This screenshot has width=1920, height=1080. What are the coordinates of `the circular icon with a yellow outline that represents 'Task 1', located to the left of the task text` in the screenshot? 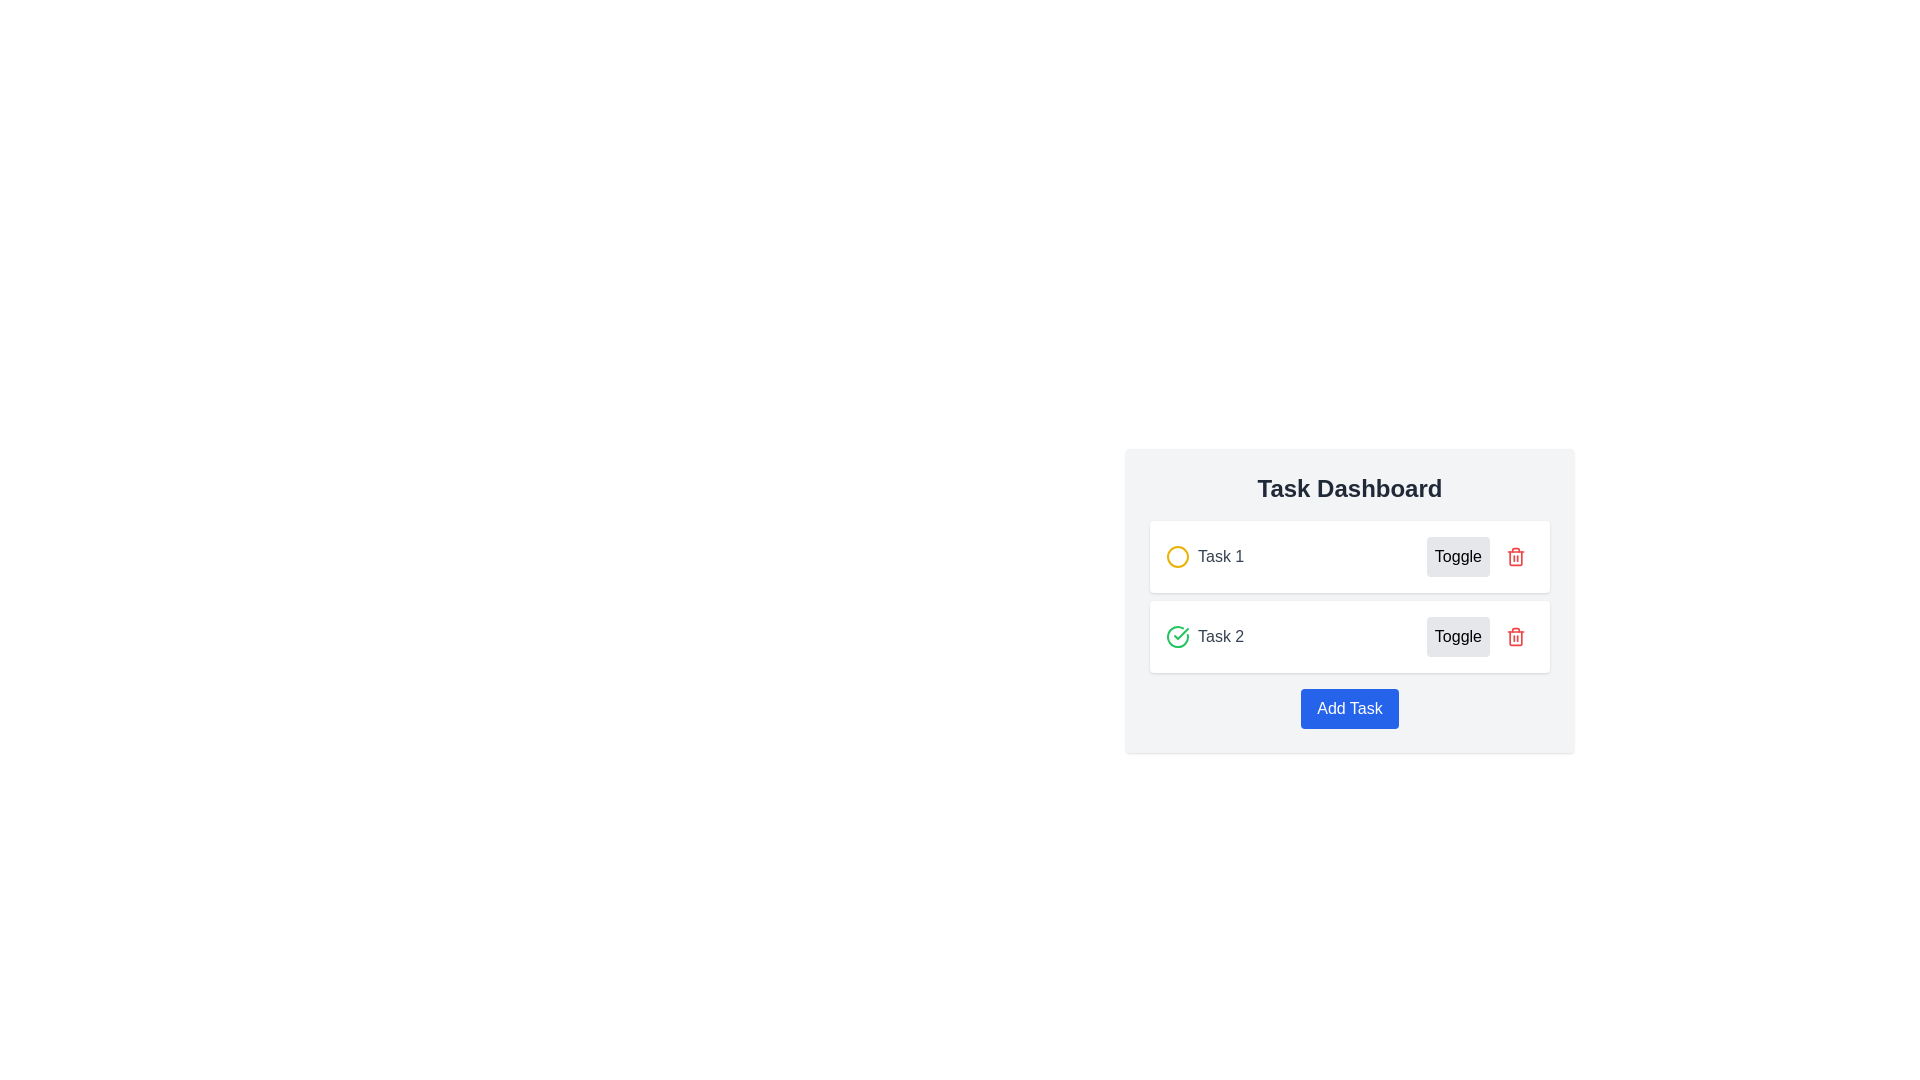 It's located at (1177, 556).